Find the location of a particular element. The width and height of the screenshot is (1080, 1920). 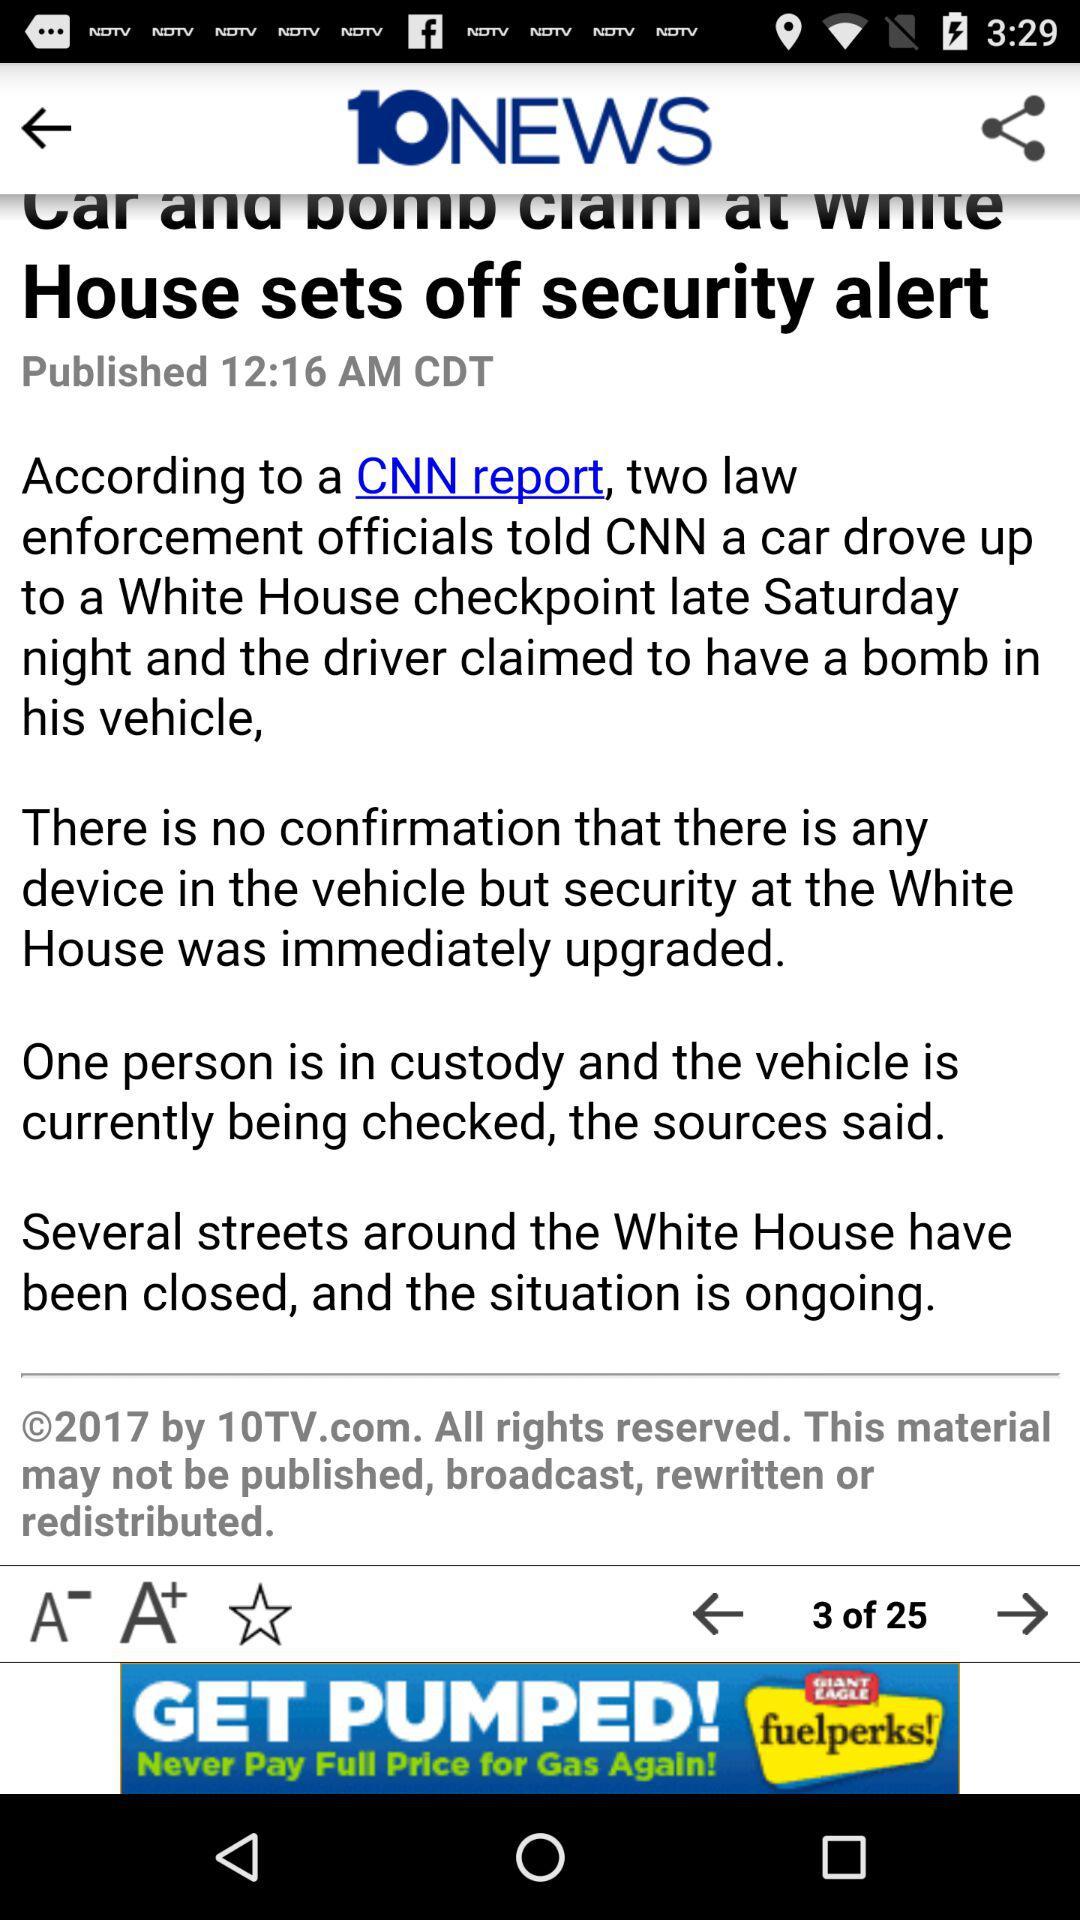

open ap is located at coordinates (540, 1727).